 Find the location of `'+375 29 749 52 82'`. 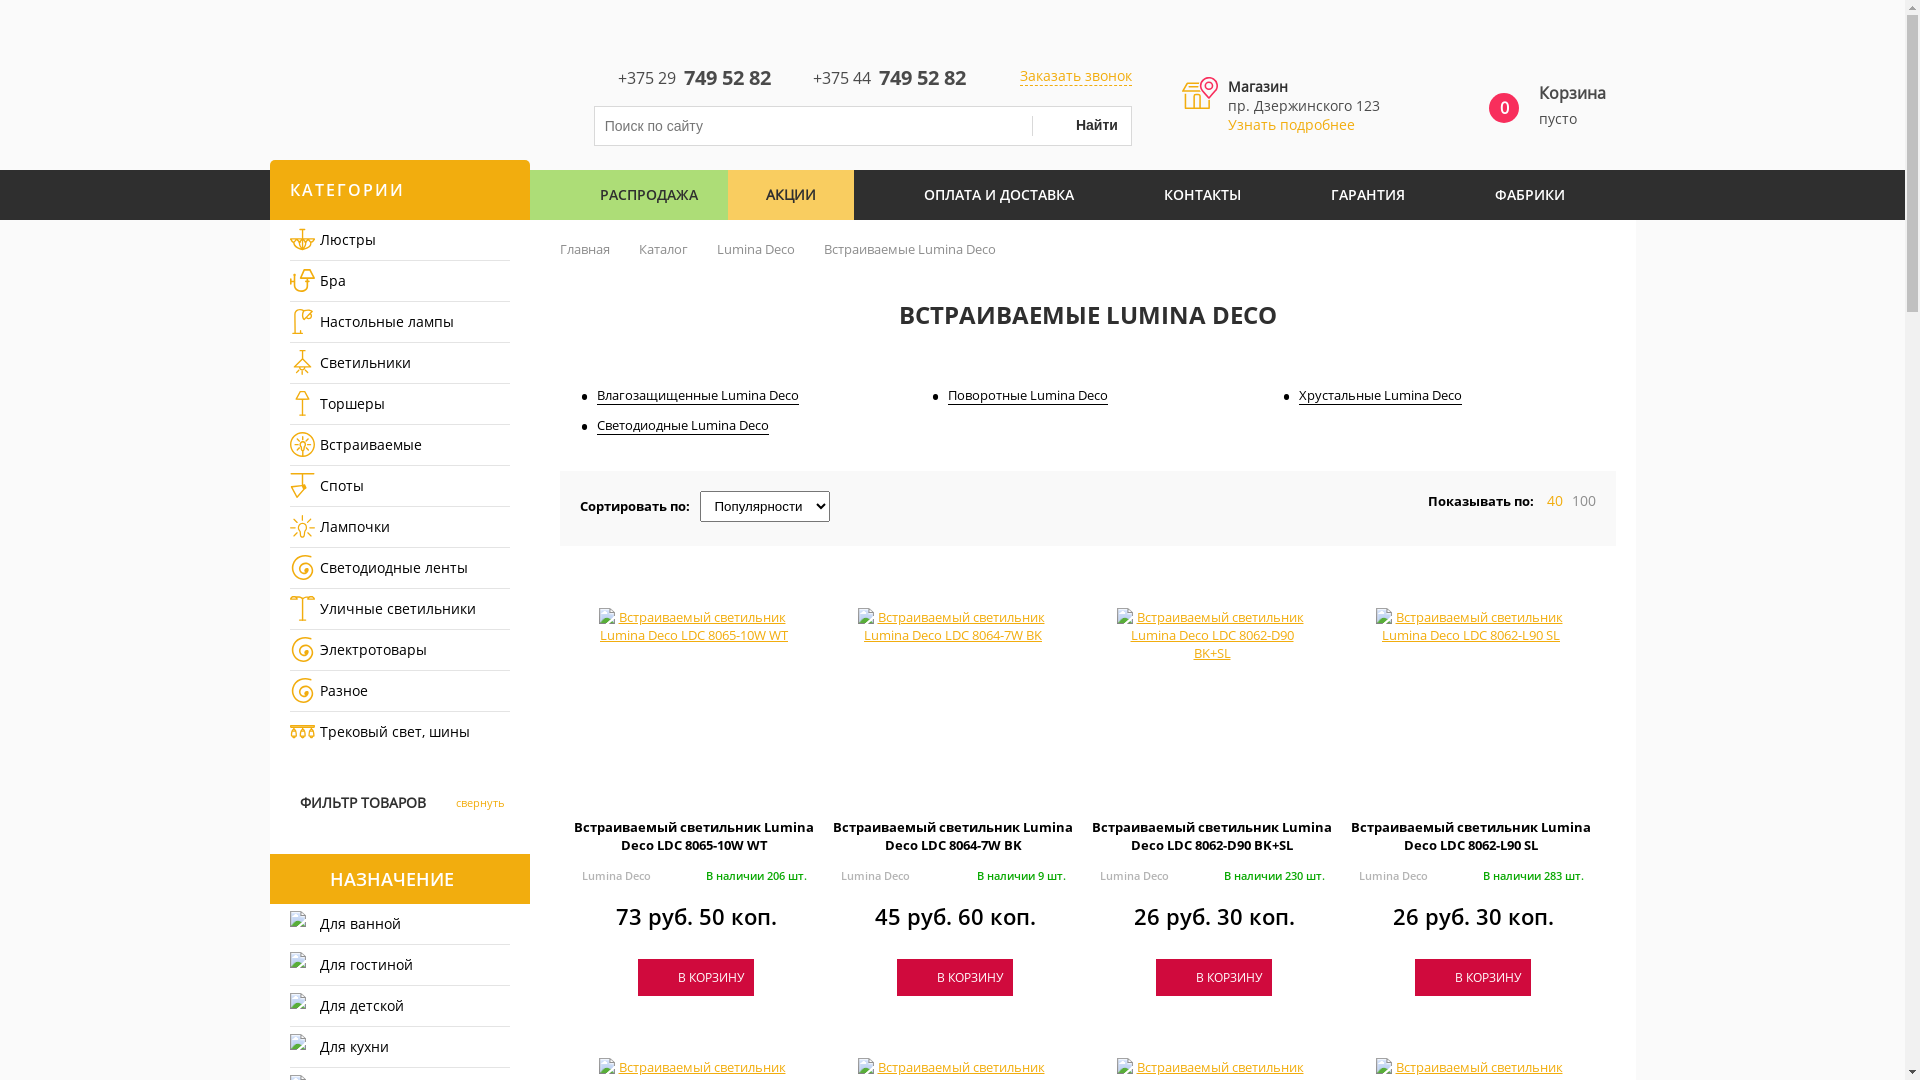

'+375 29 749 52 82' is located at coordinates (593, 75).